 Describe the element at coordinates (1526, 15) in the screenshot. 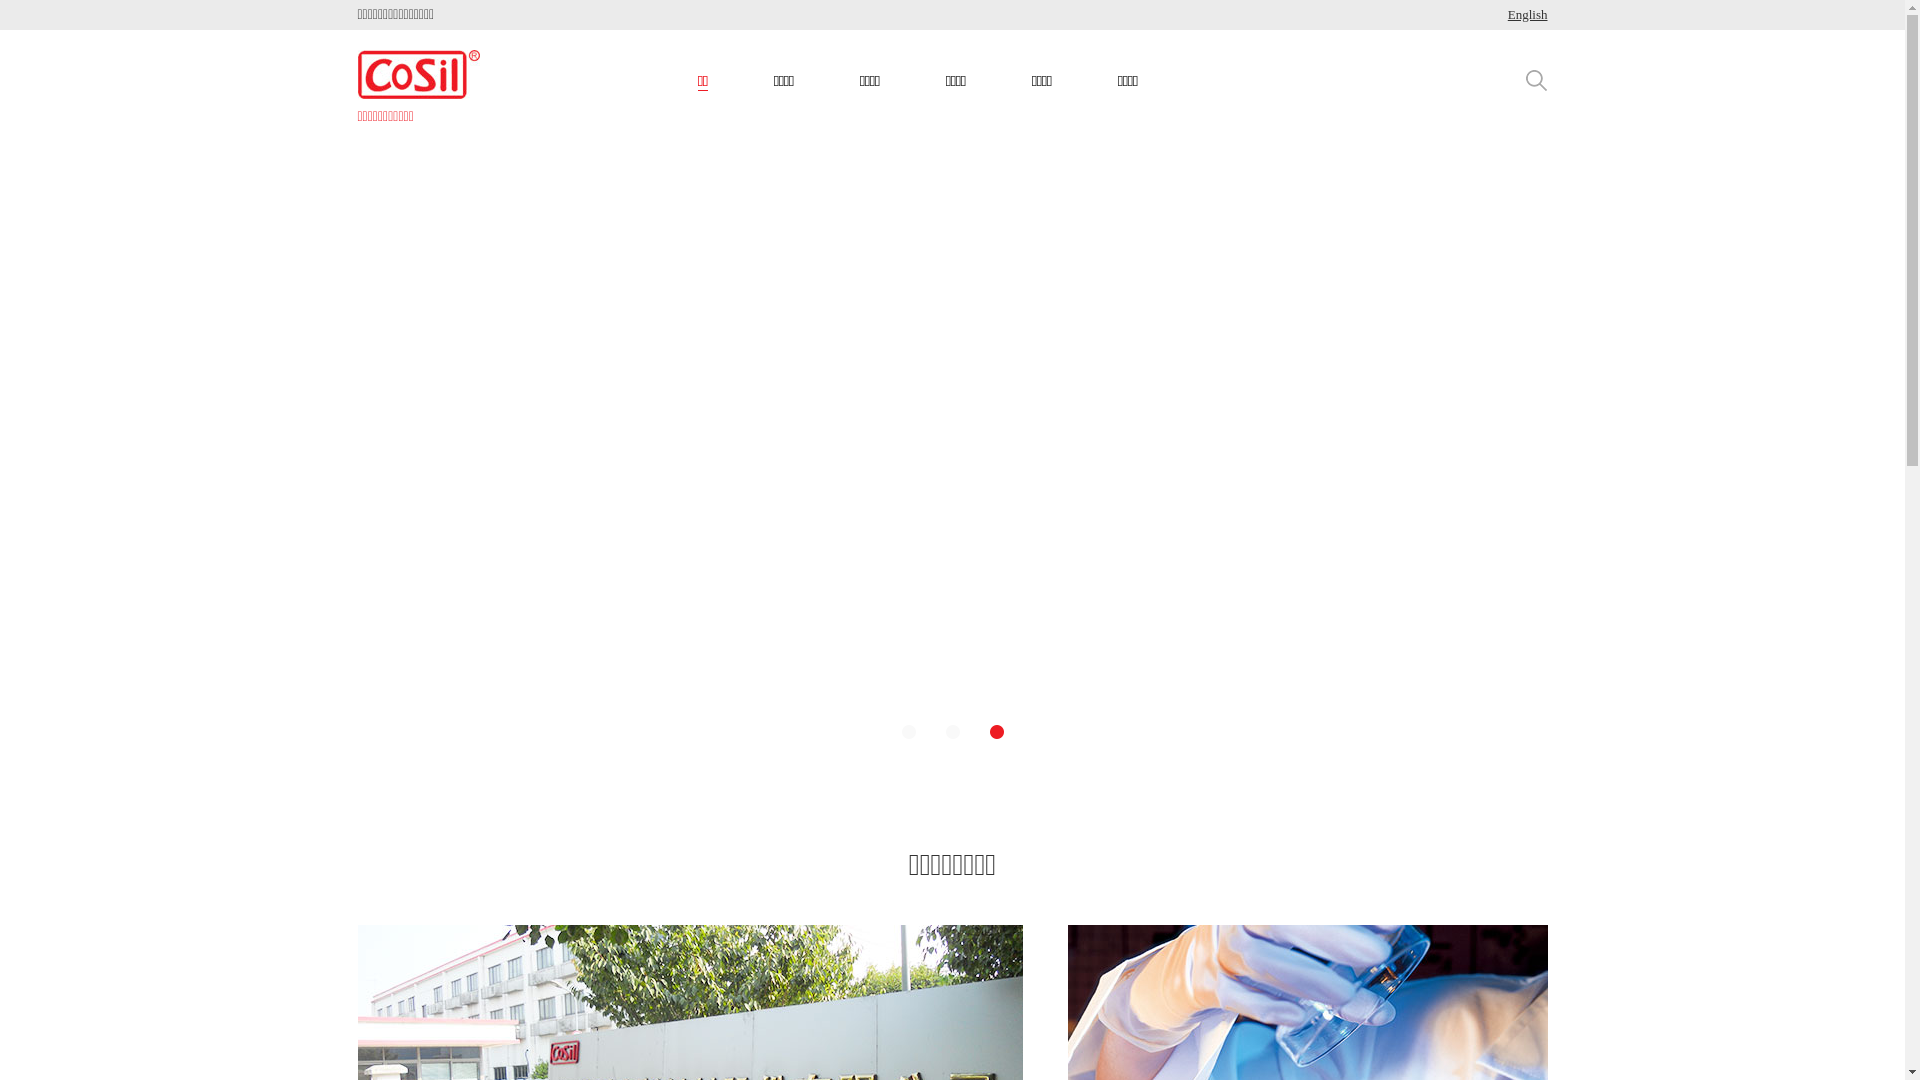

I see `'English'` at that location.